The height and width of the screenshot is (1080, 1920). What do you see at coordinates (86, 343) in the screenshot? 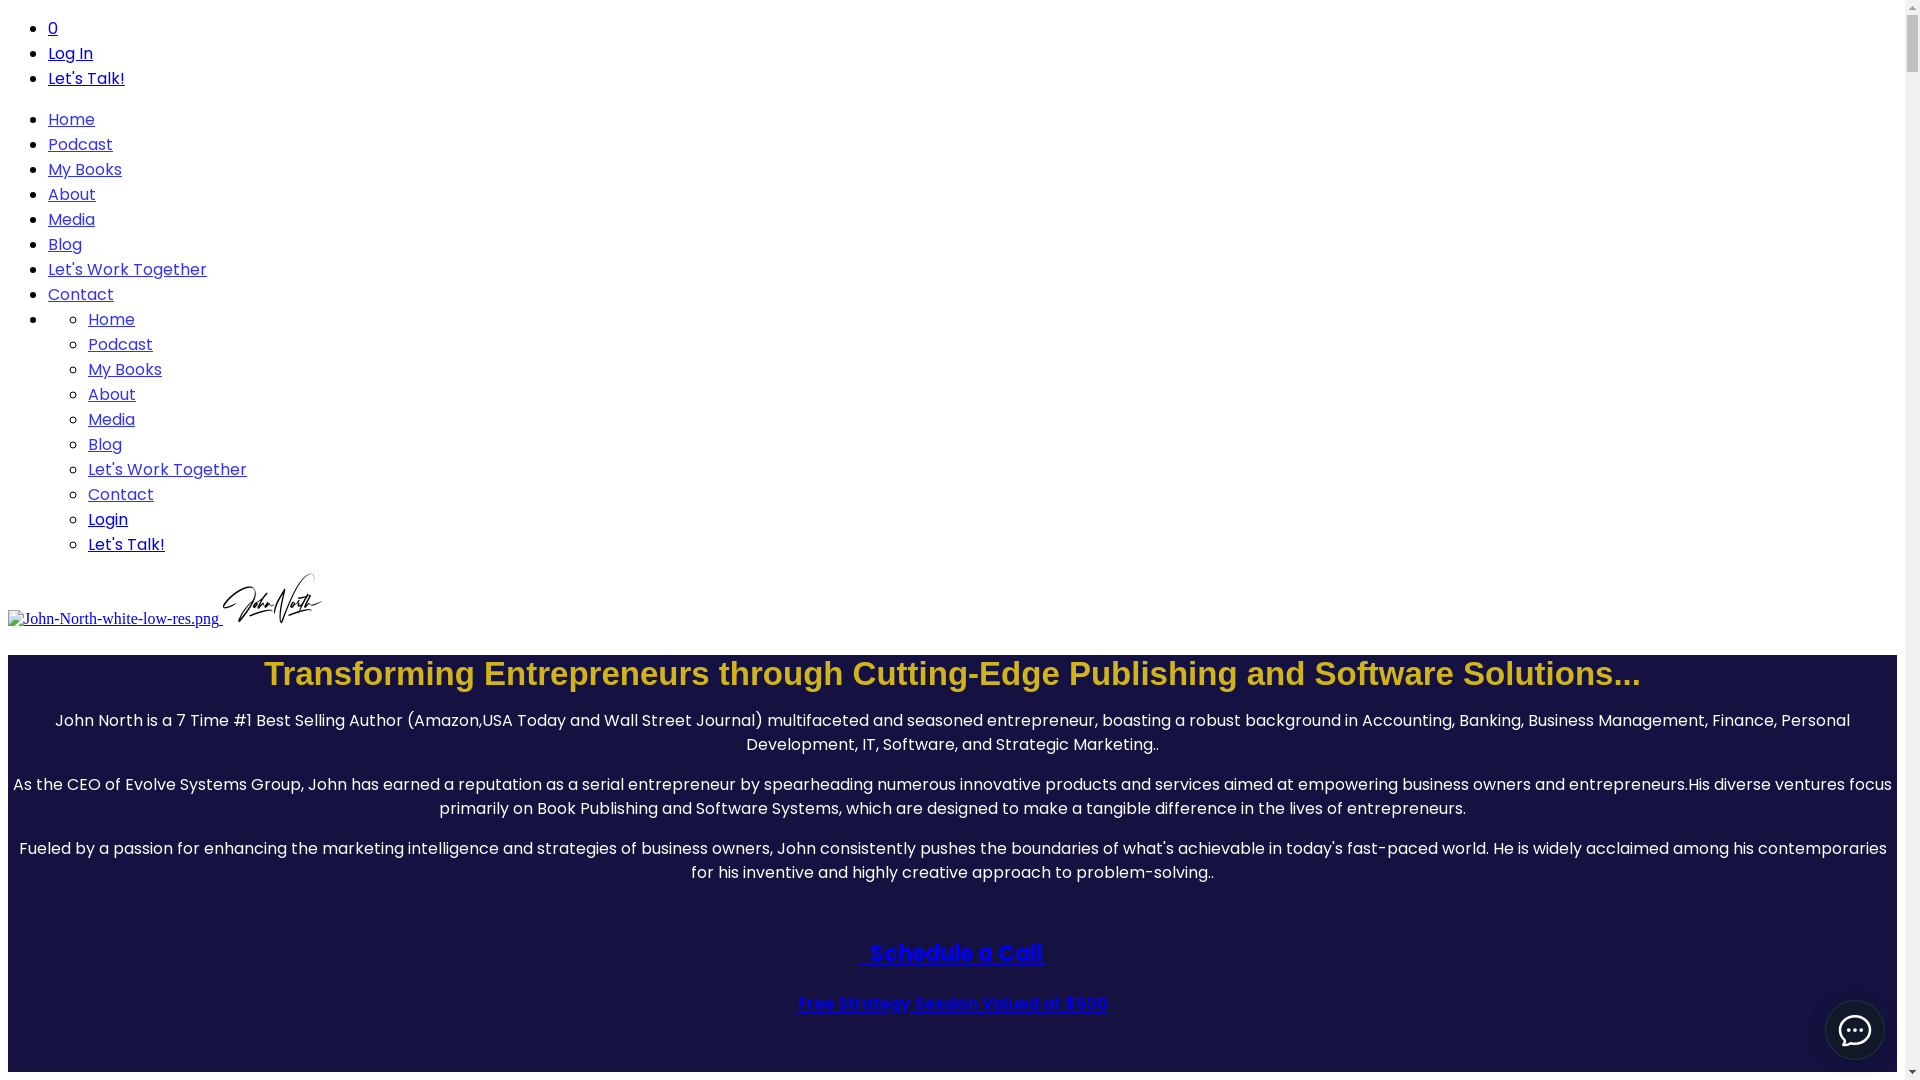
I see `'Podcast'` at bounding box center [86, 343].